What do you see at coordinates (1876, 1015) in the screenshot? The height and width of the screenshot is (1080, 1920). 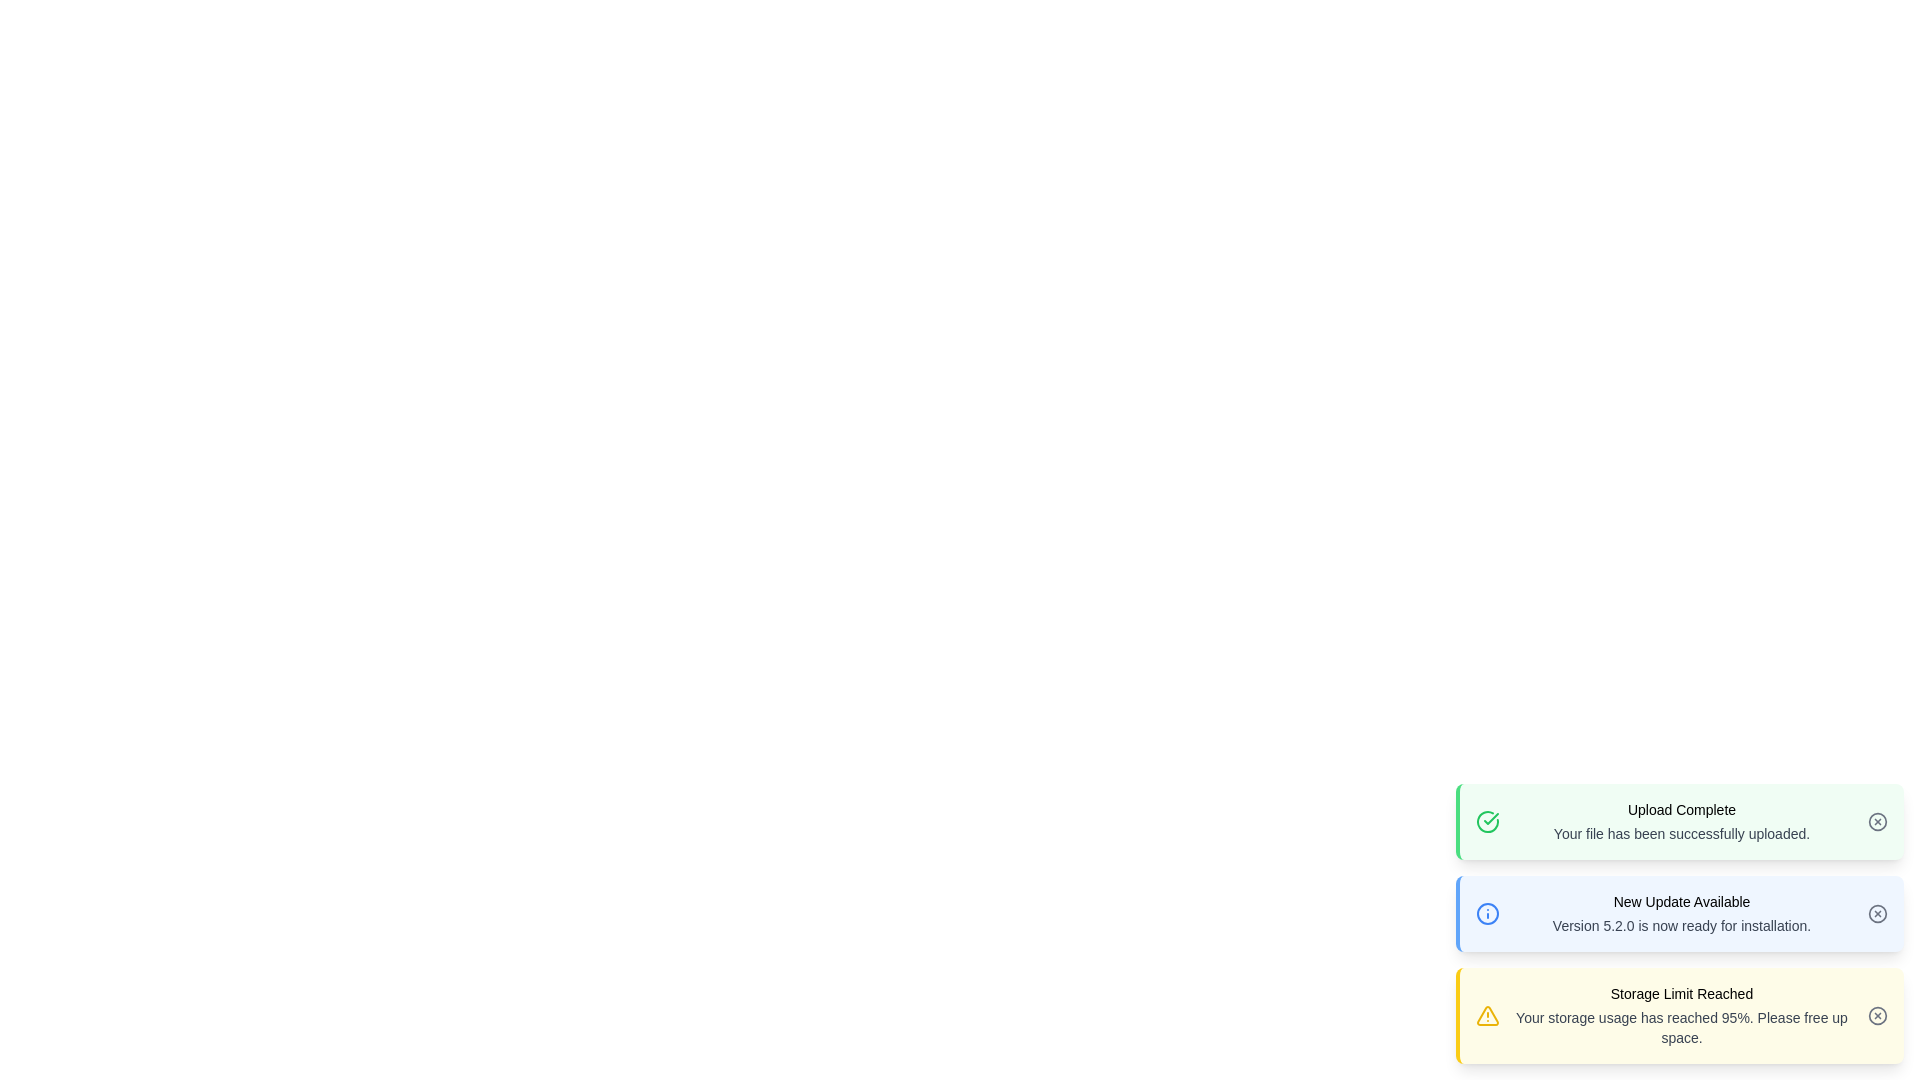 I see `the Close Button, a small circular icon with a gray border and an 'x' symbol, located in the bottom right of the 'Storage Limit Reached' notification card` at bounding box center [1876, 1015].